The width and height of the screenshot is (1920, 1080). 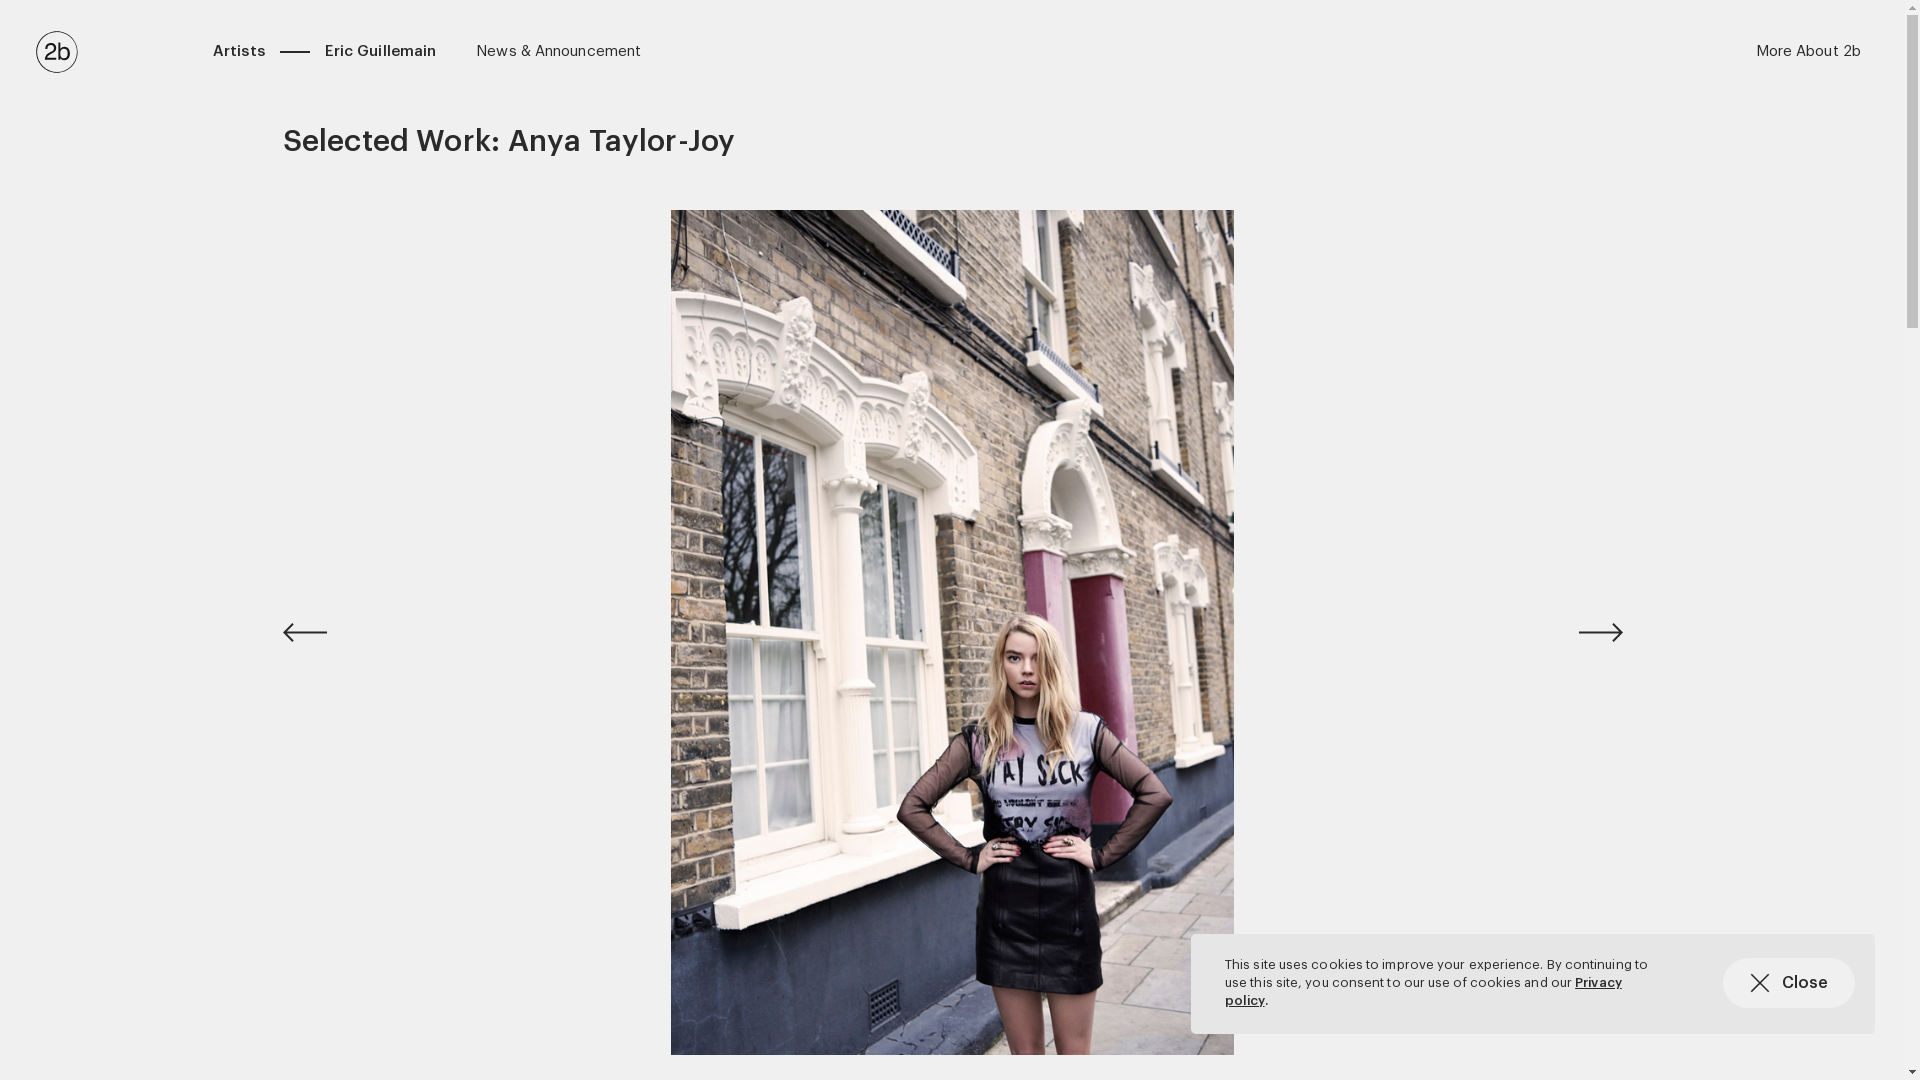 I want to click on 'Previous', so click(x=331, y=632).